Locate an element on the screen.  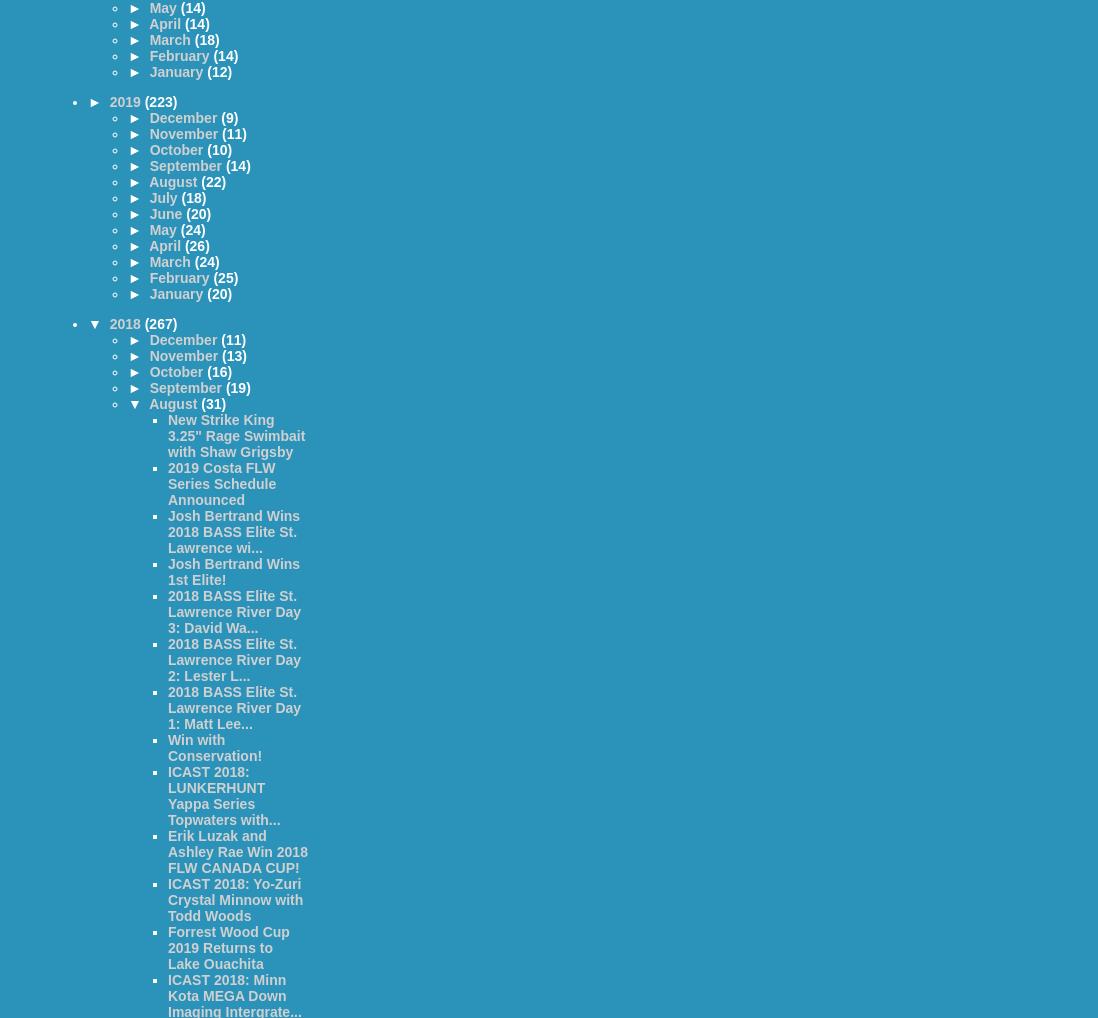
'Win with Conservation!' is located at coordinates (167, 747).